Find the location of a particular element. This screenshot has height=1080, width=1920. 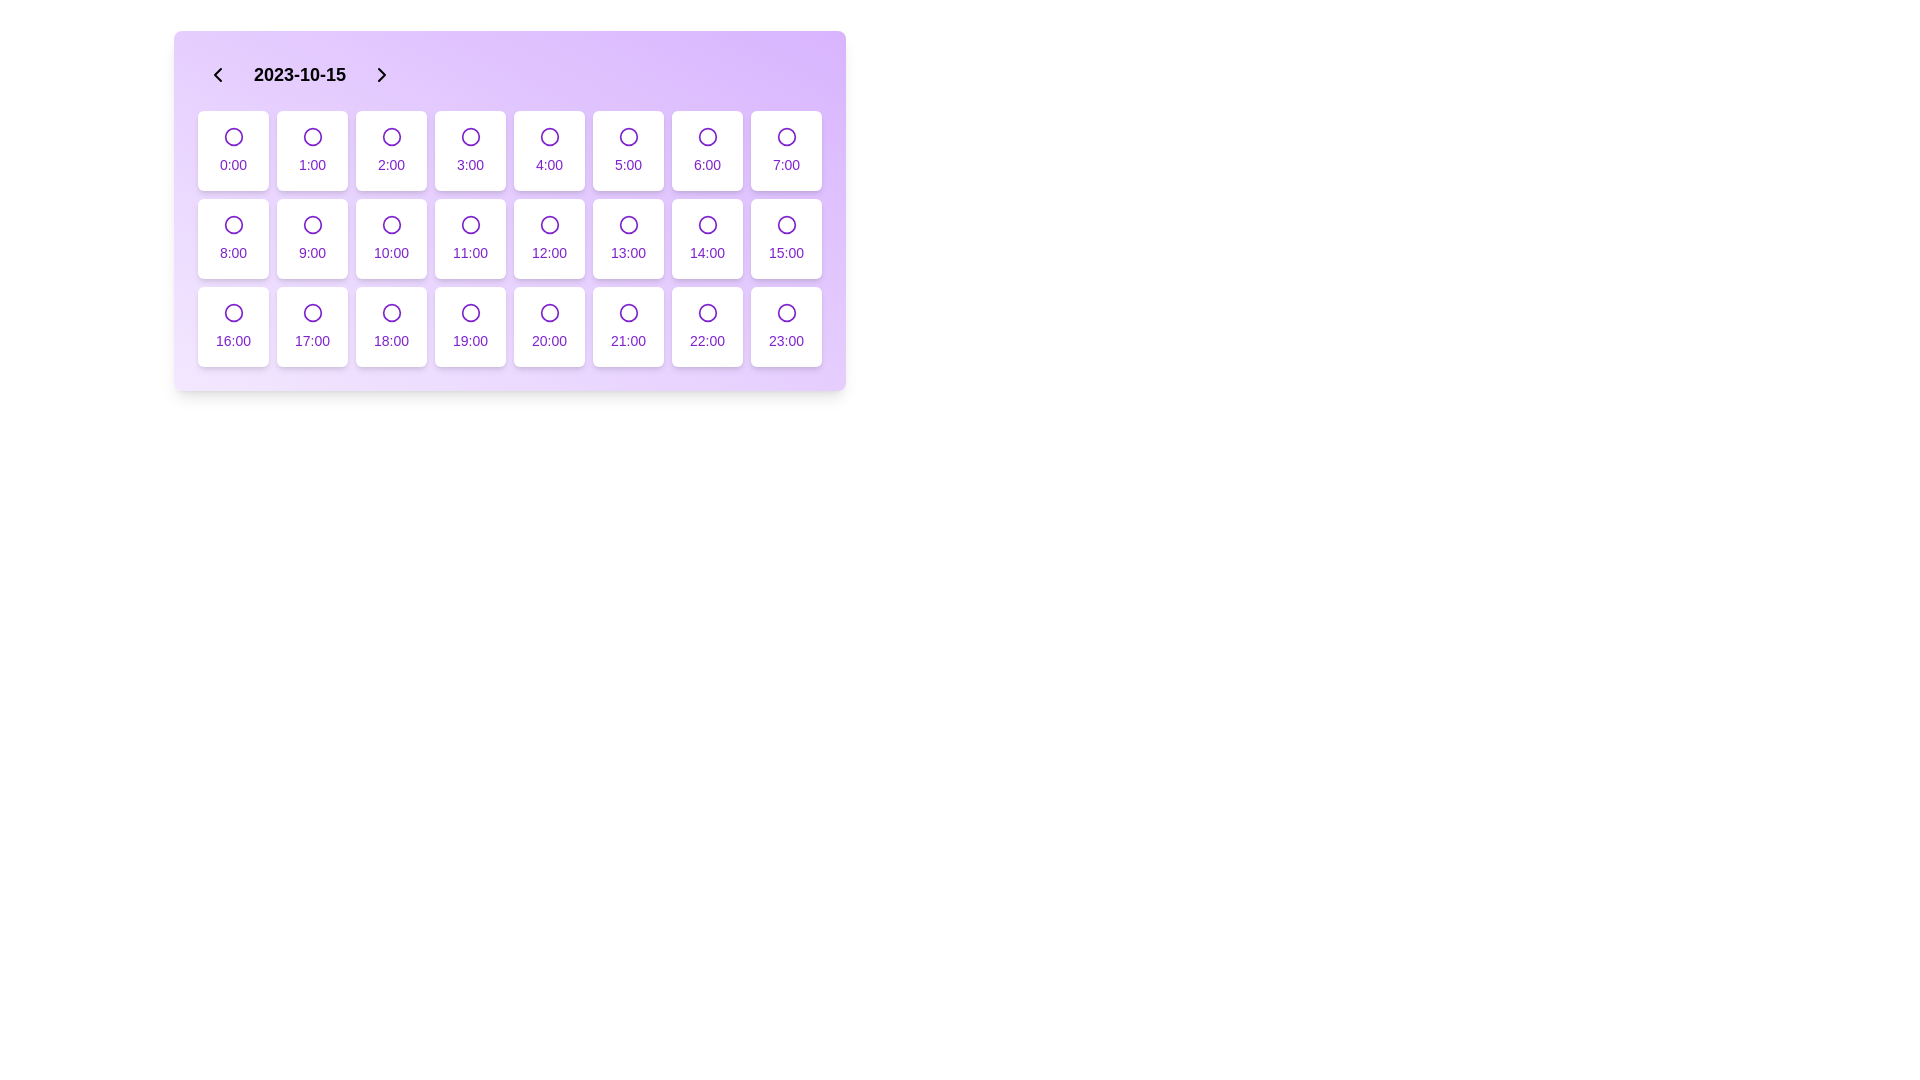

the button displaying '11:00' with a white background and purple outline for keyboard navigation is located at coordinates (469, 238).